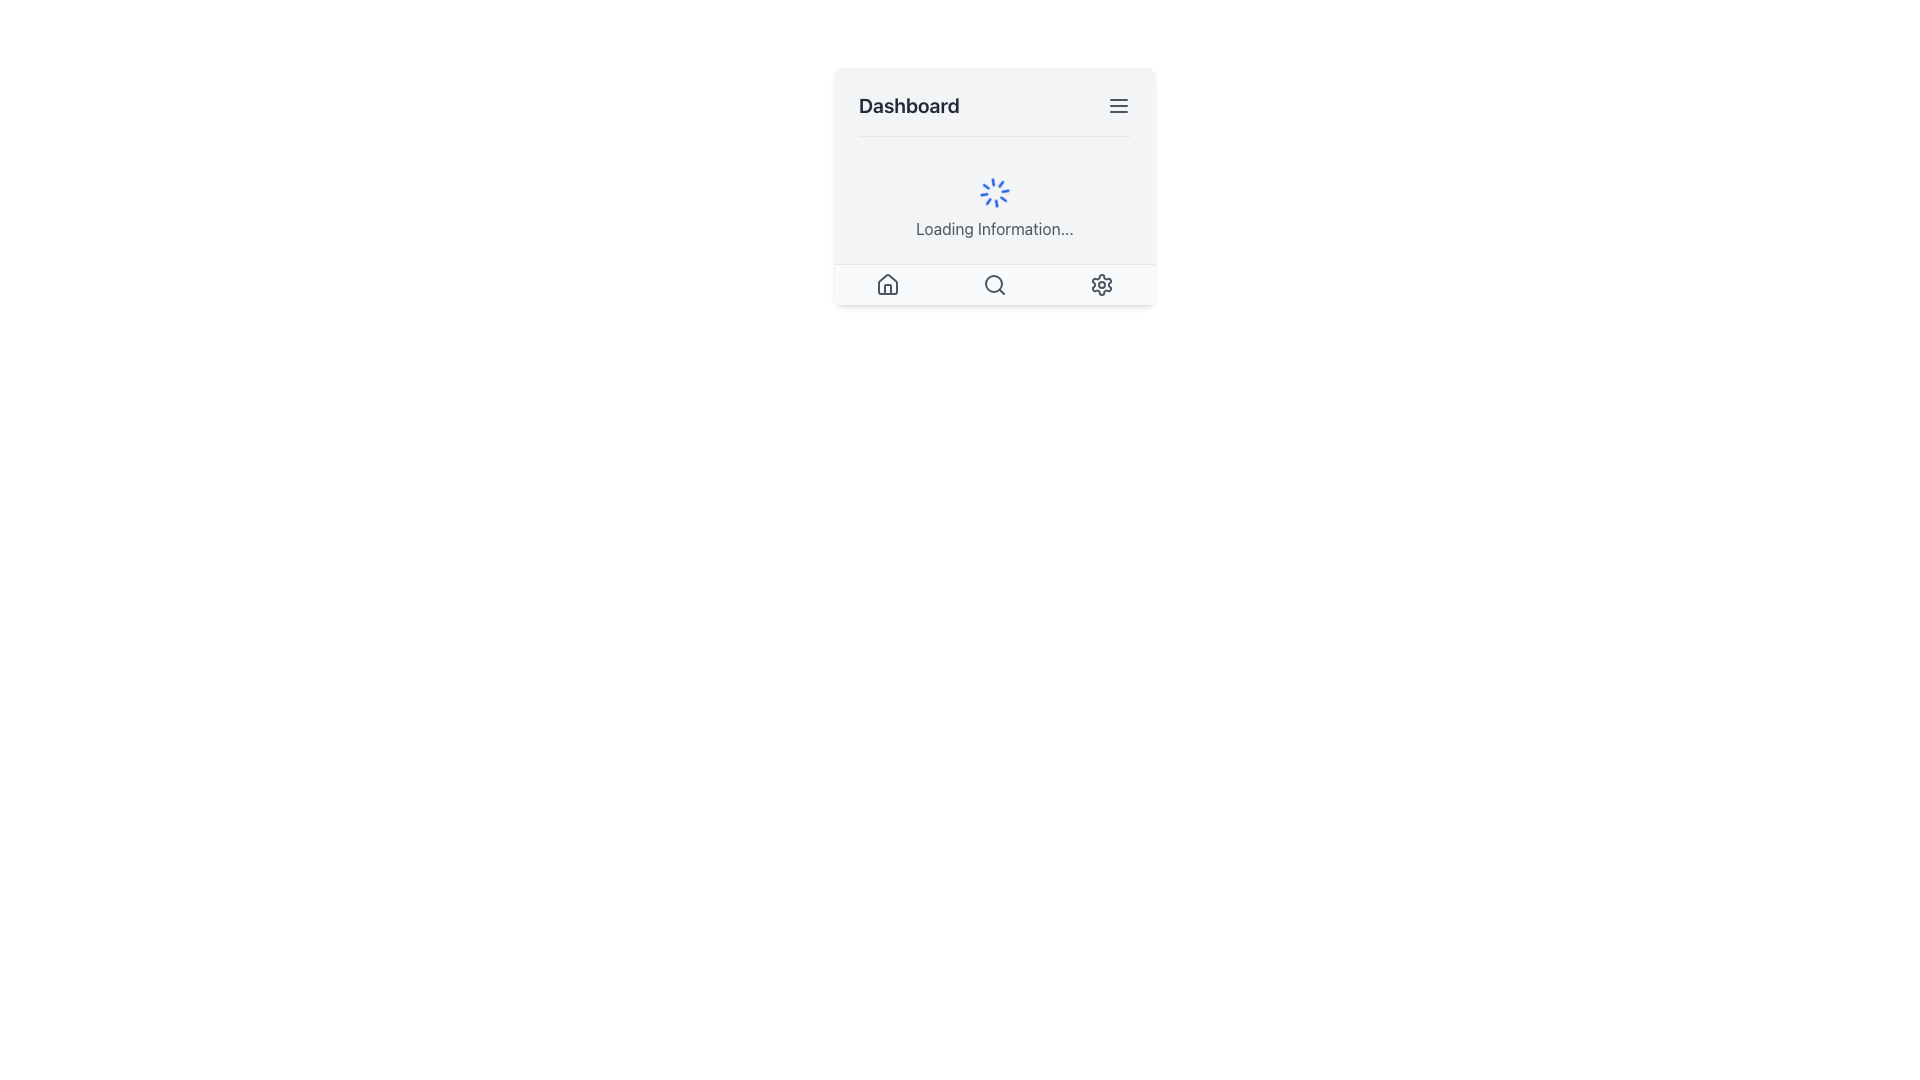 This screenshot has width=1920, height=1080. Describe the element at coordinates (994, 285) in the screenshot. I see `the Search Button icon located in the bottom navigation bar, between the house icon and the settings icon` at that location.